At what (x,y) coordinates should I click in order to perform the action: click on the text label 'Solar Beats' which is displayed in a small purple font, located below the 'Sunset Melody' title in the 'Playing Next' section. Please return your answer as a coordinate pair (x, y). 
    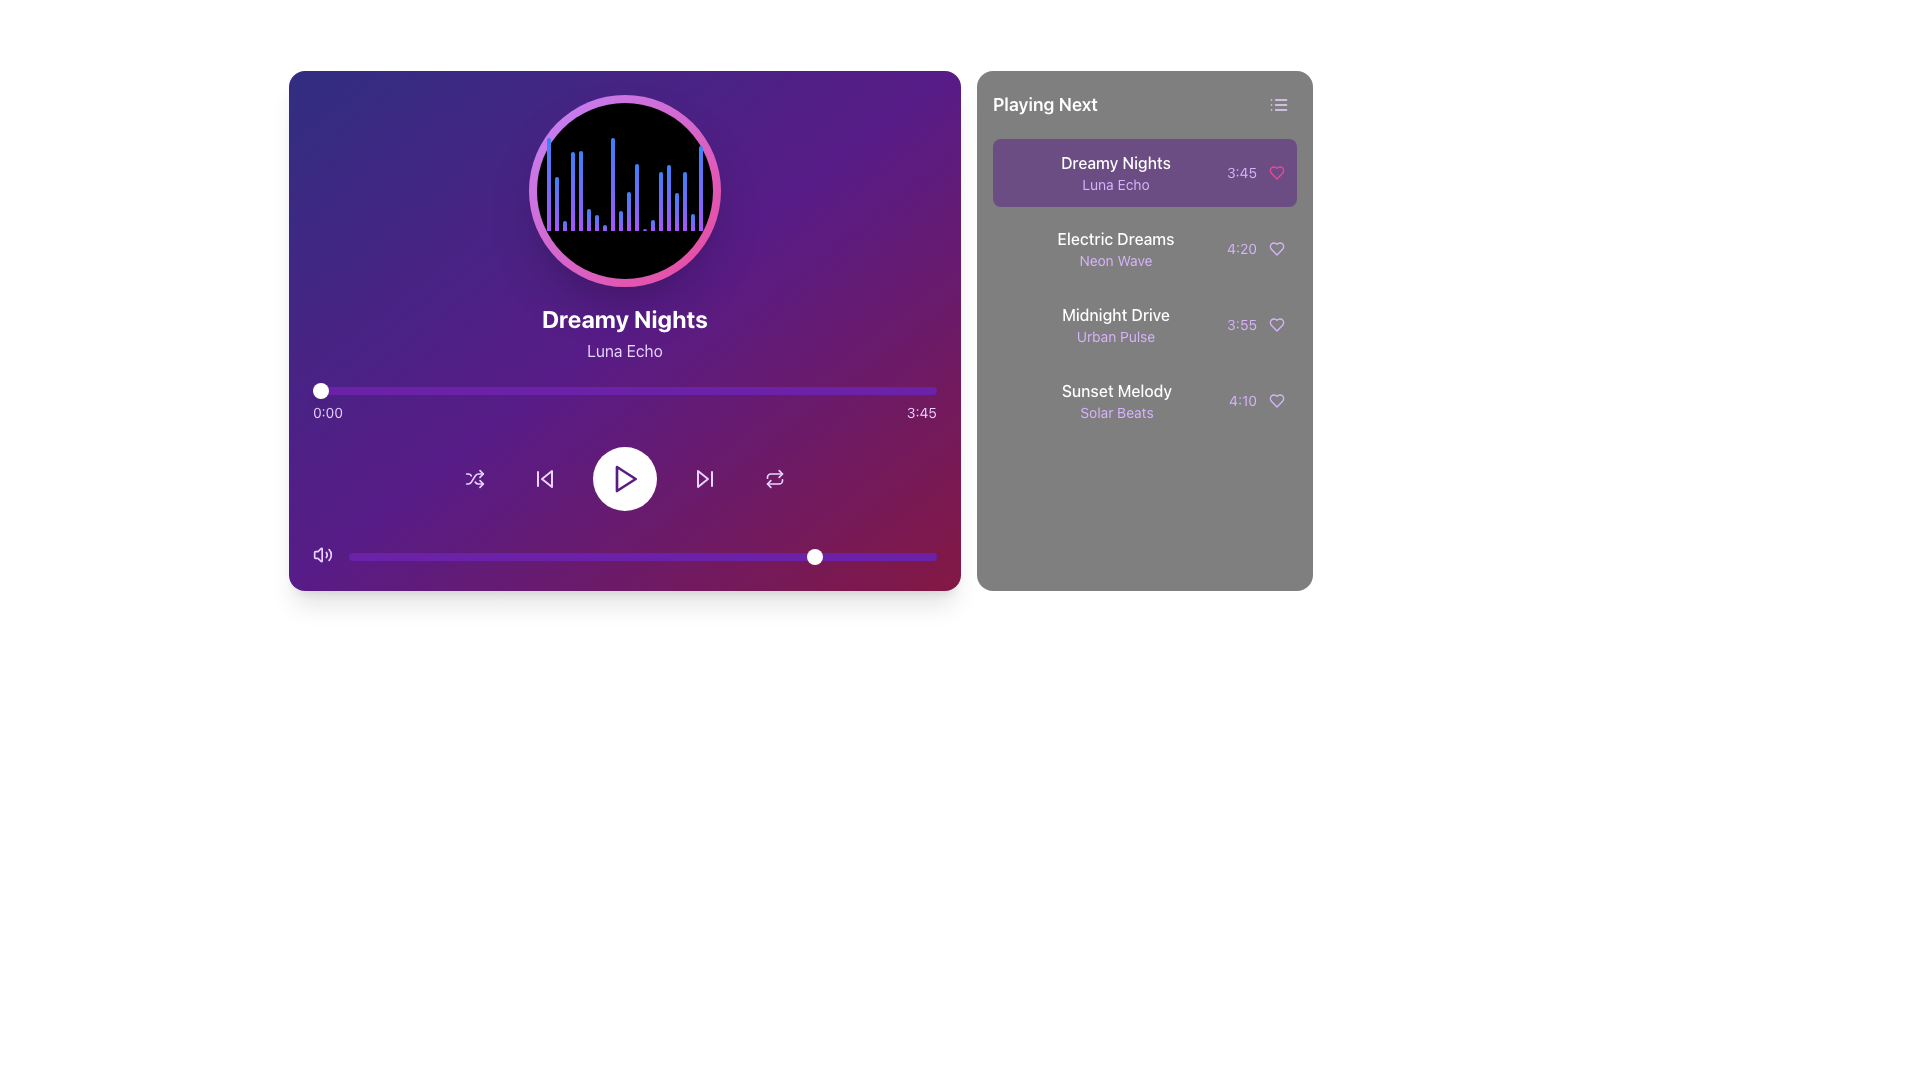
    Looking at the image, I should click on (1116, 411).